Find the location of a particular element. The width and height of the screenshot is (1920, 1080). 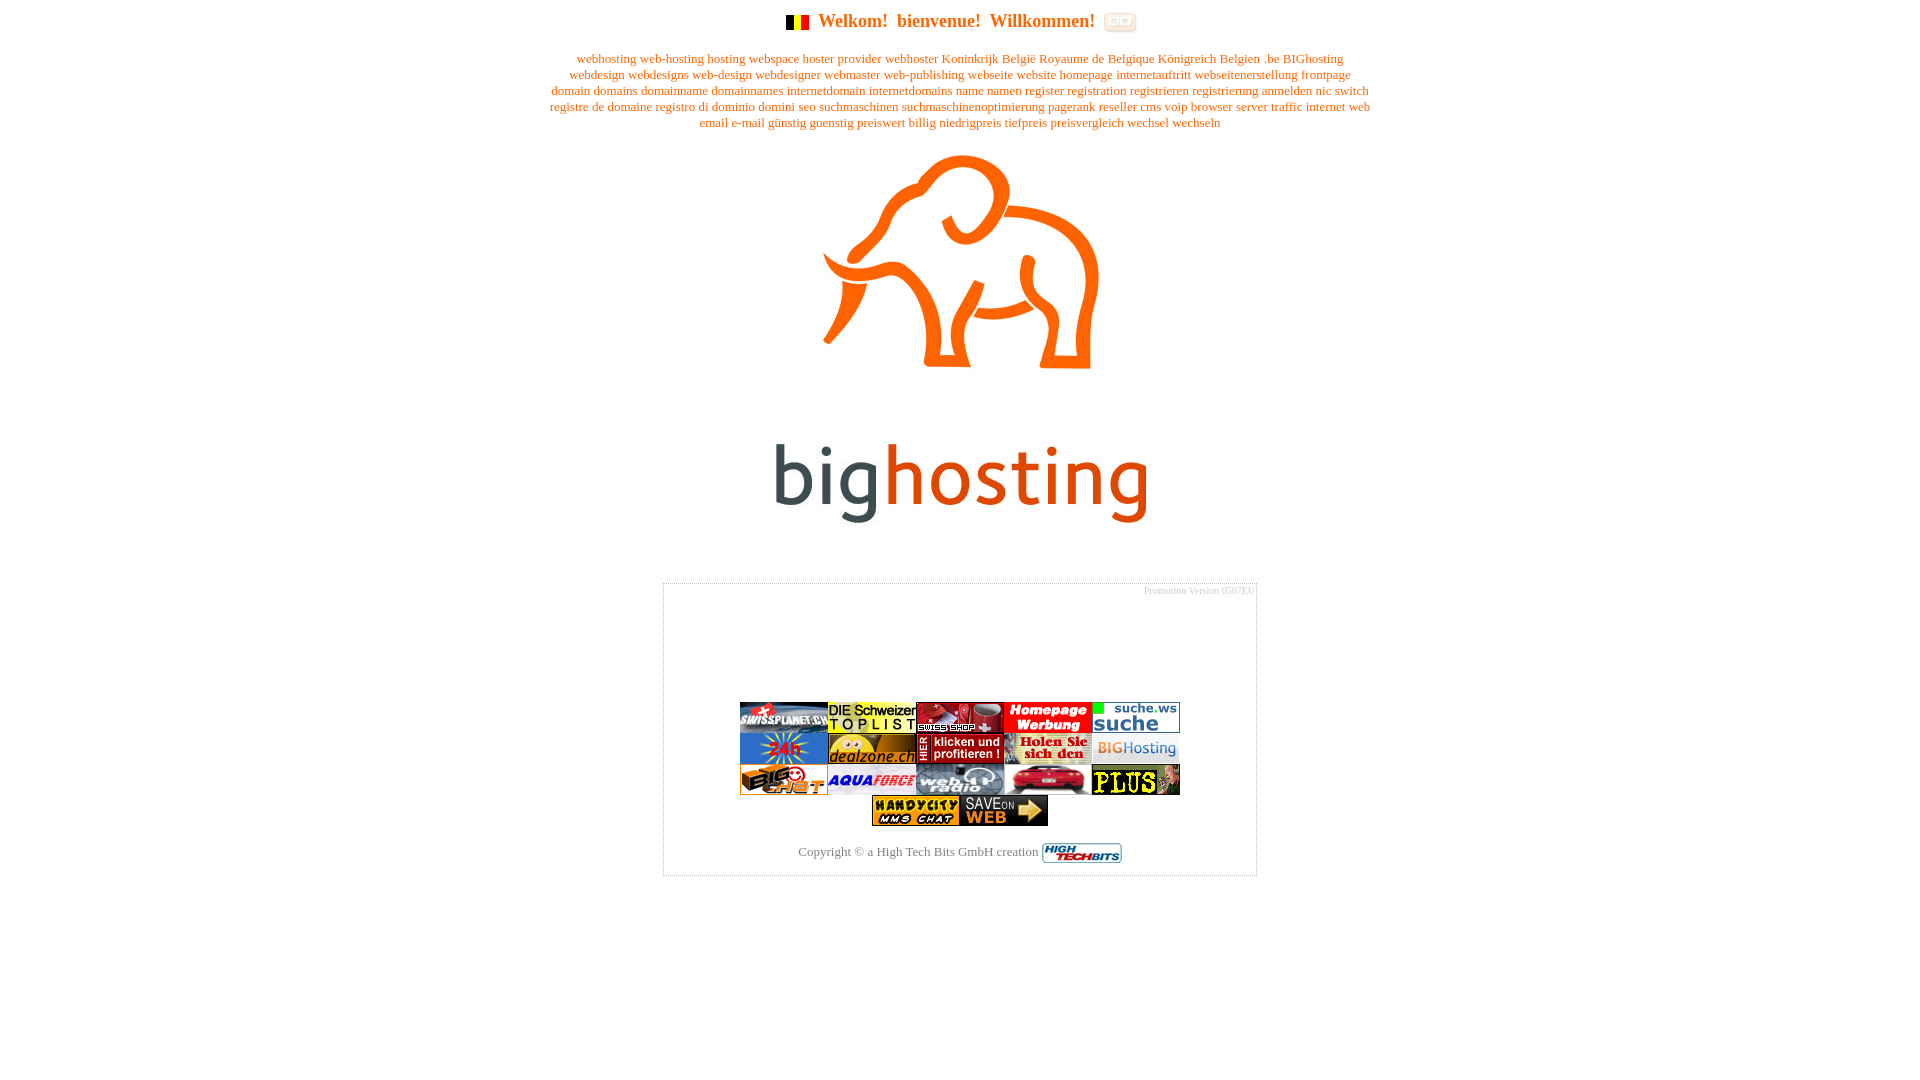

'a High Tech Bits GmbH creation' is located at coordinates (951, 851).